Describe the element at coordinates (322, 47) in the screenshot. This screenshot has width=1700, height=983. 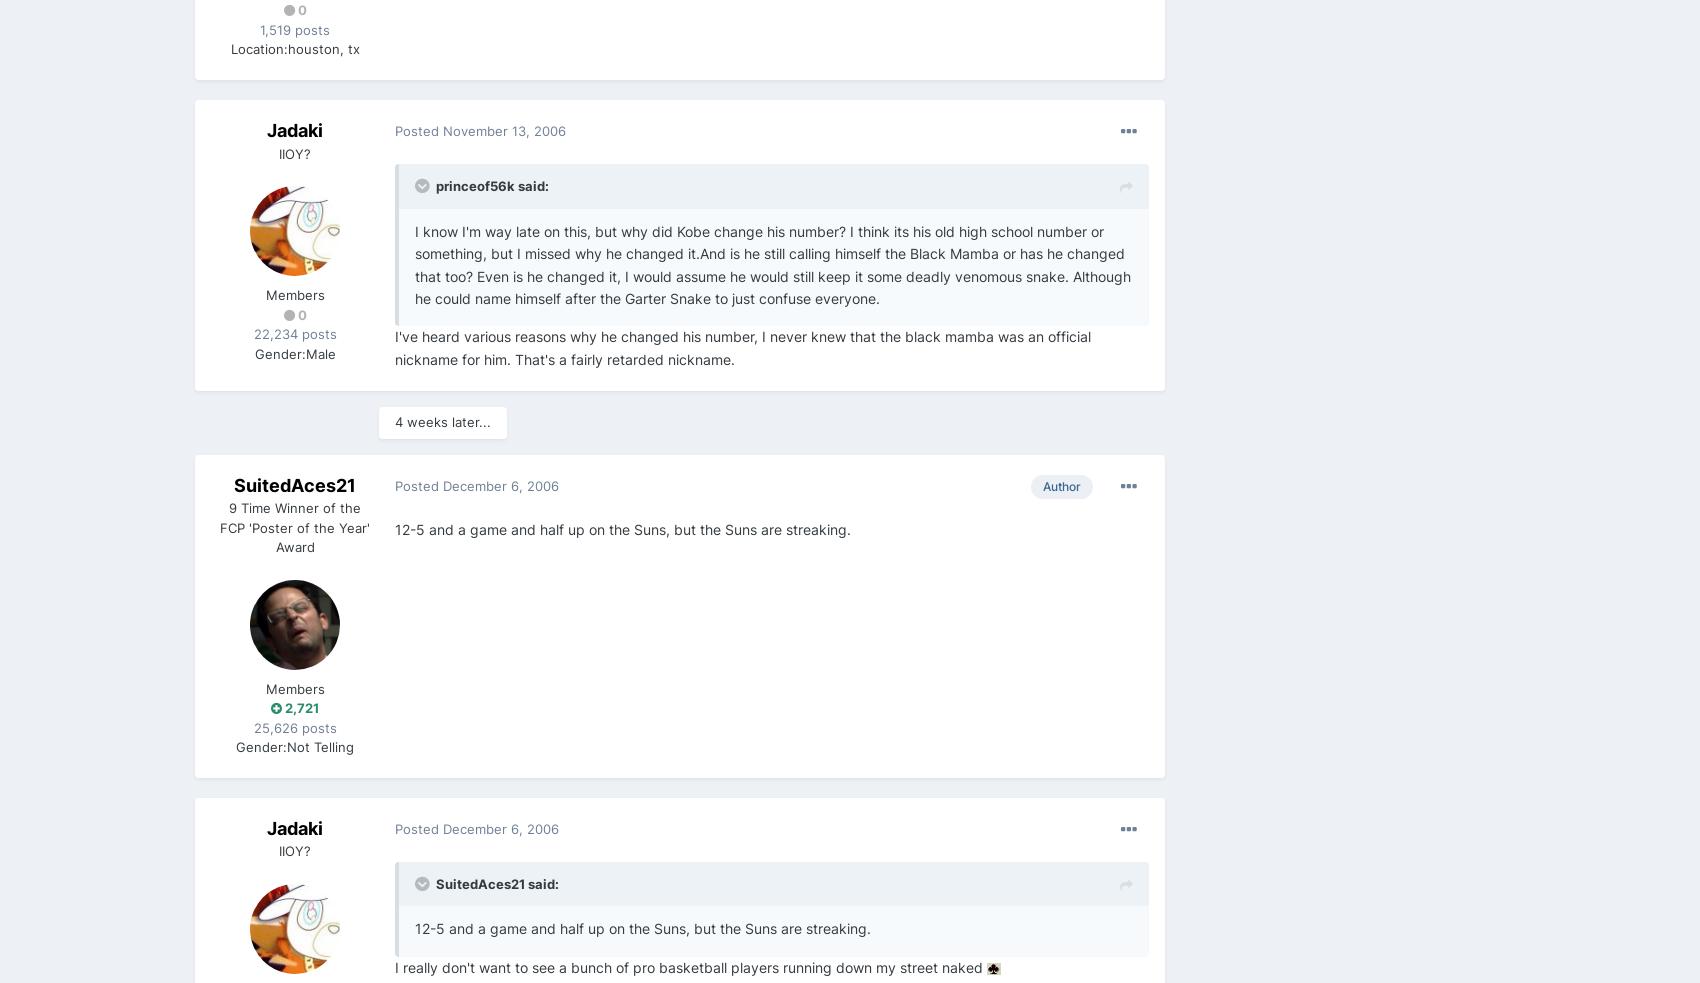
I see `'houston, tx'` at that location.